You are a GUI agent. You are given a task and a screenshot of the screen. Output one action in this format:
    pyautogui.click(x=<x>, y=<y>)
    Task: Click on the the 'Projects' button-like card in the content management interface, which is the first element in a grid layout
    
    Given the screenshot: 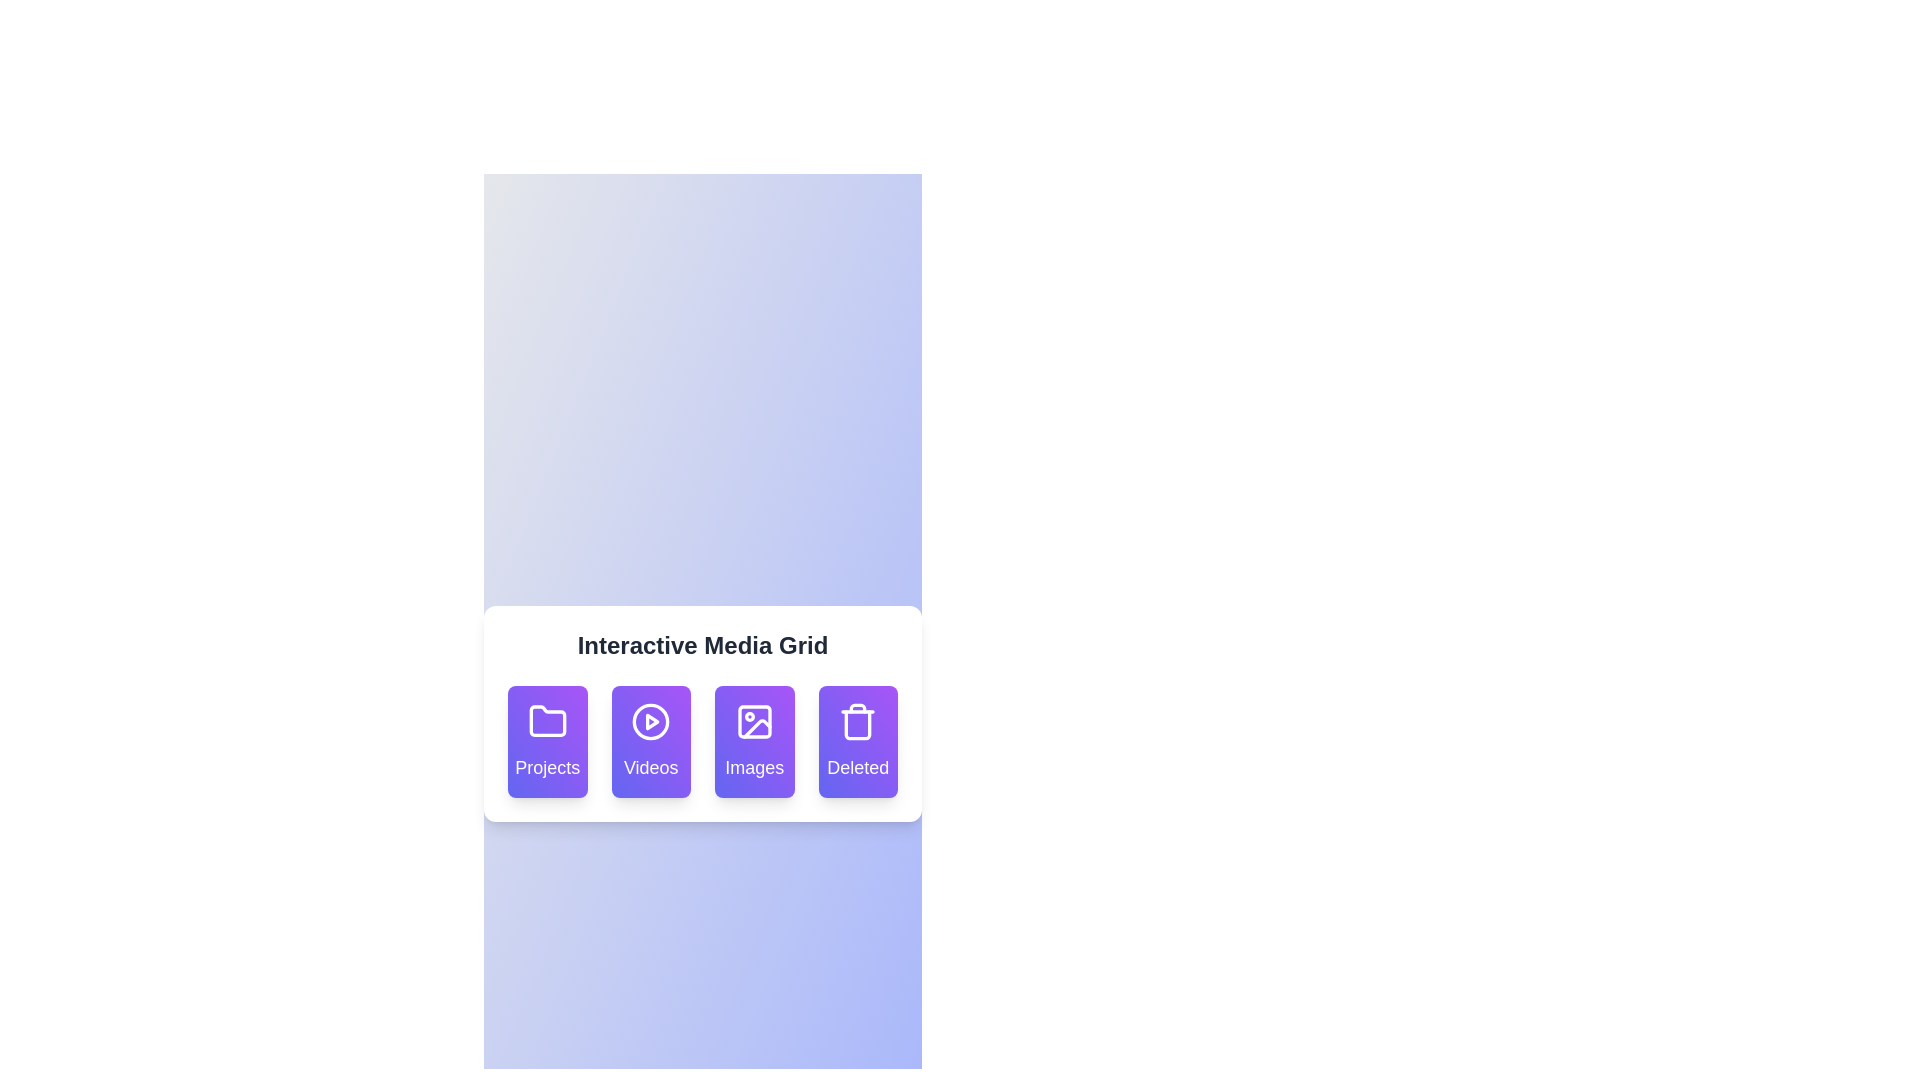 What is the action you would take?
    pyautogui.click(x=547, y=741)
    